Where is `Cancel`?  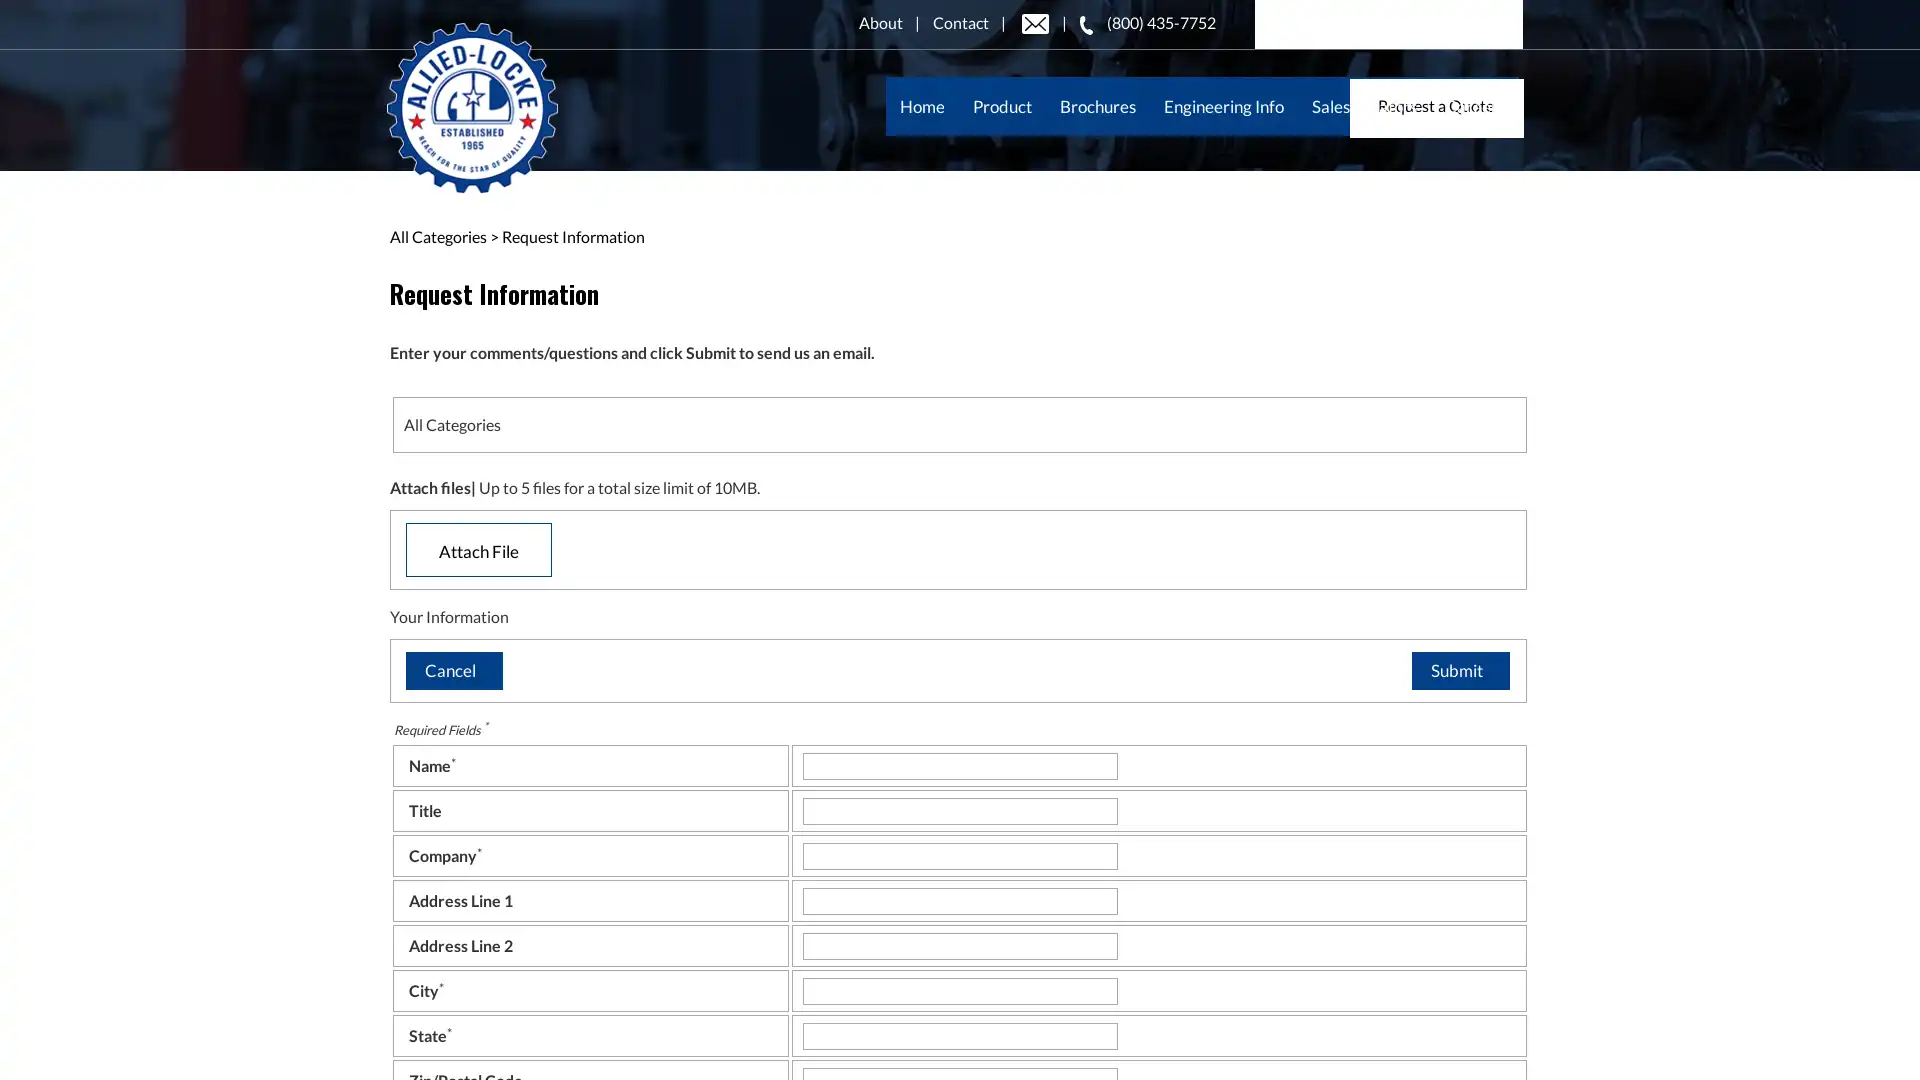
Cancel is located at coordinates (452, 670).